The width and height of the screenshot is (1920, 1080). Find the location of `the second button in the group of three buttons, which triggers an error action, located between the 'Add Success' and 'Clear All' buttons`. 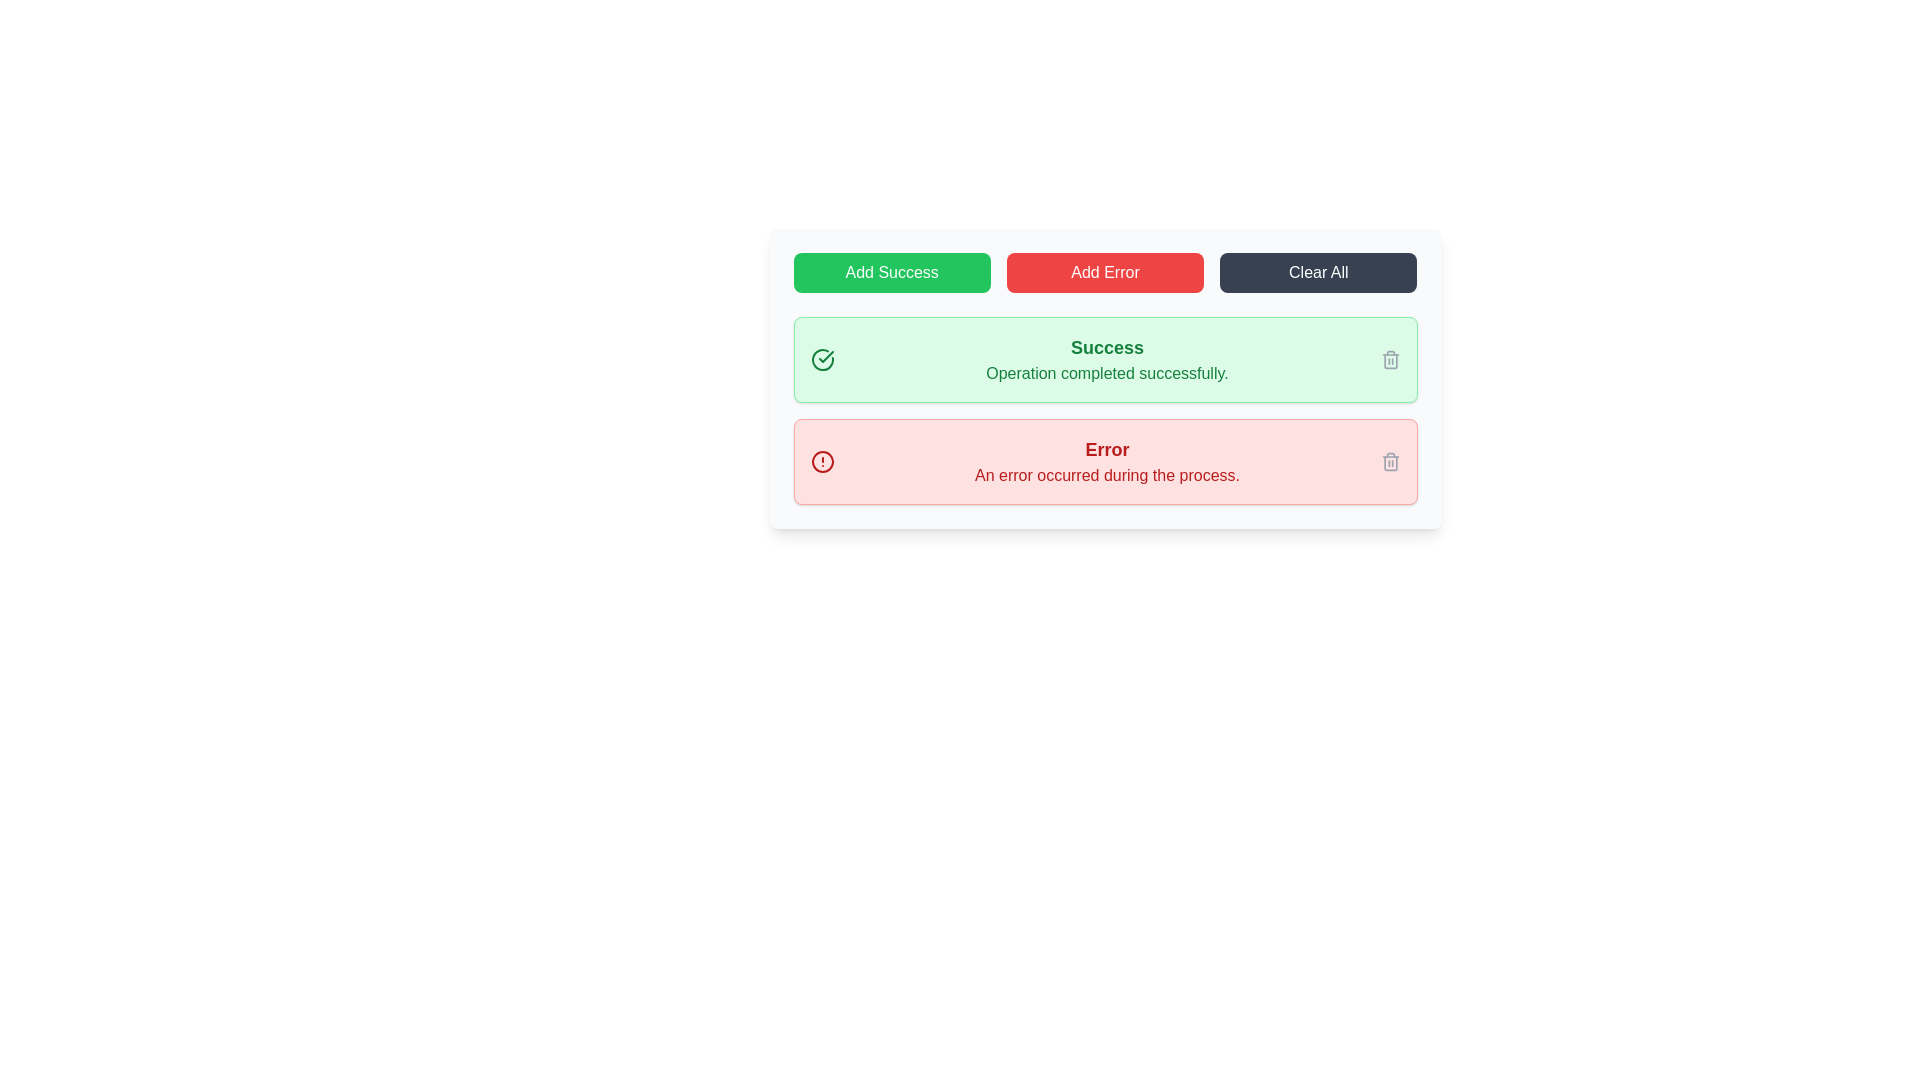

the second button in the group of three buttons, which triggers an error action, located between the 'Add Success' and 'Clear All' buttons is located at coordinates (1104, 273).